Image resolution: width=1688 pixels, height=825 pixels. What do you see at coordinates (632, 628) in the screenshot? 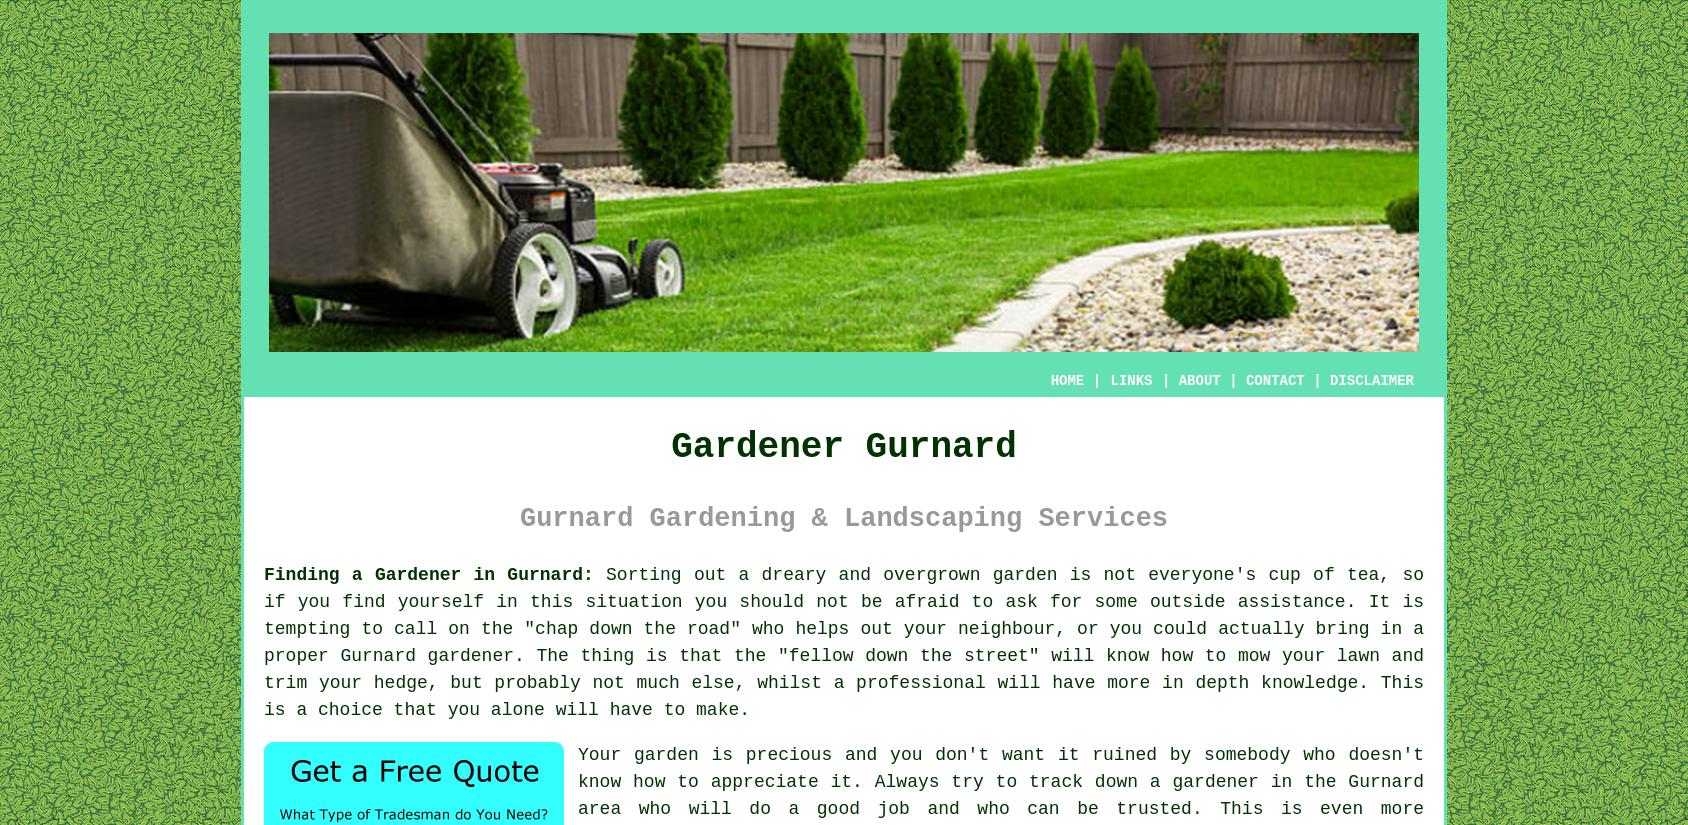
I see `'chap down the road'` at bounding box center [632, 628].